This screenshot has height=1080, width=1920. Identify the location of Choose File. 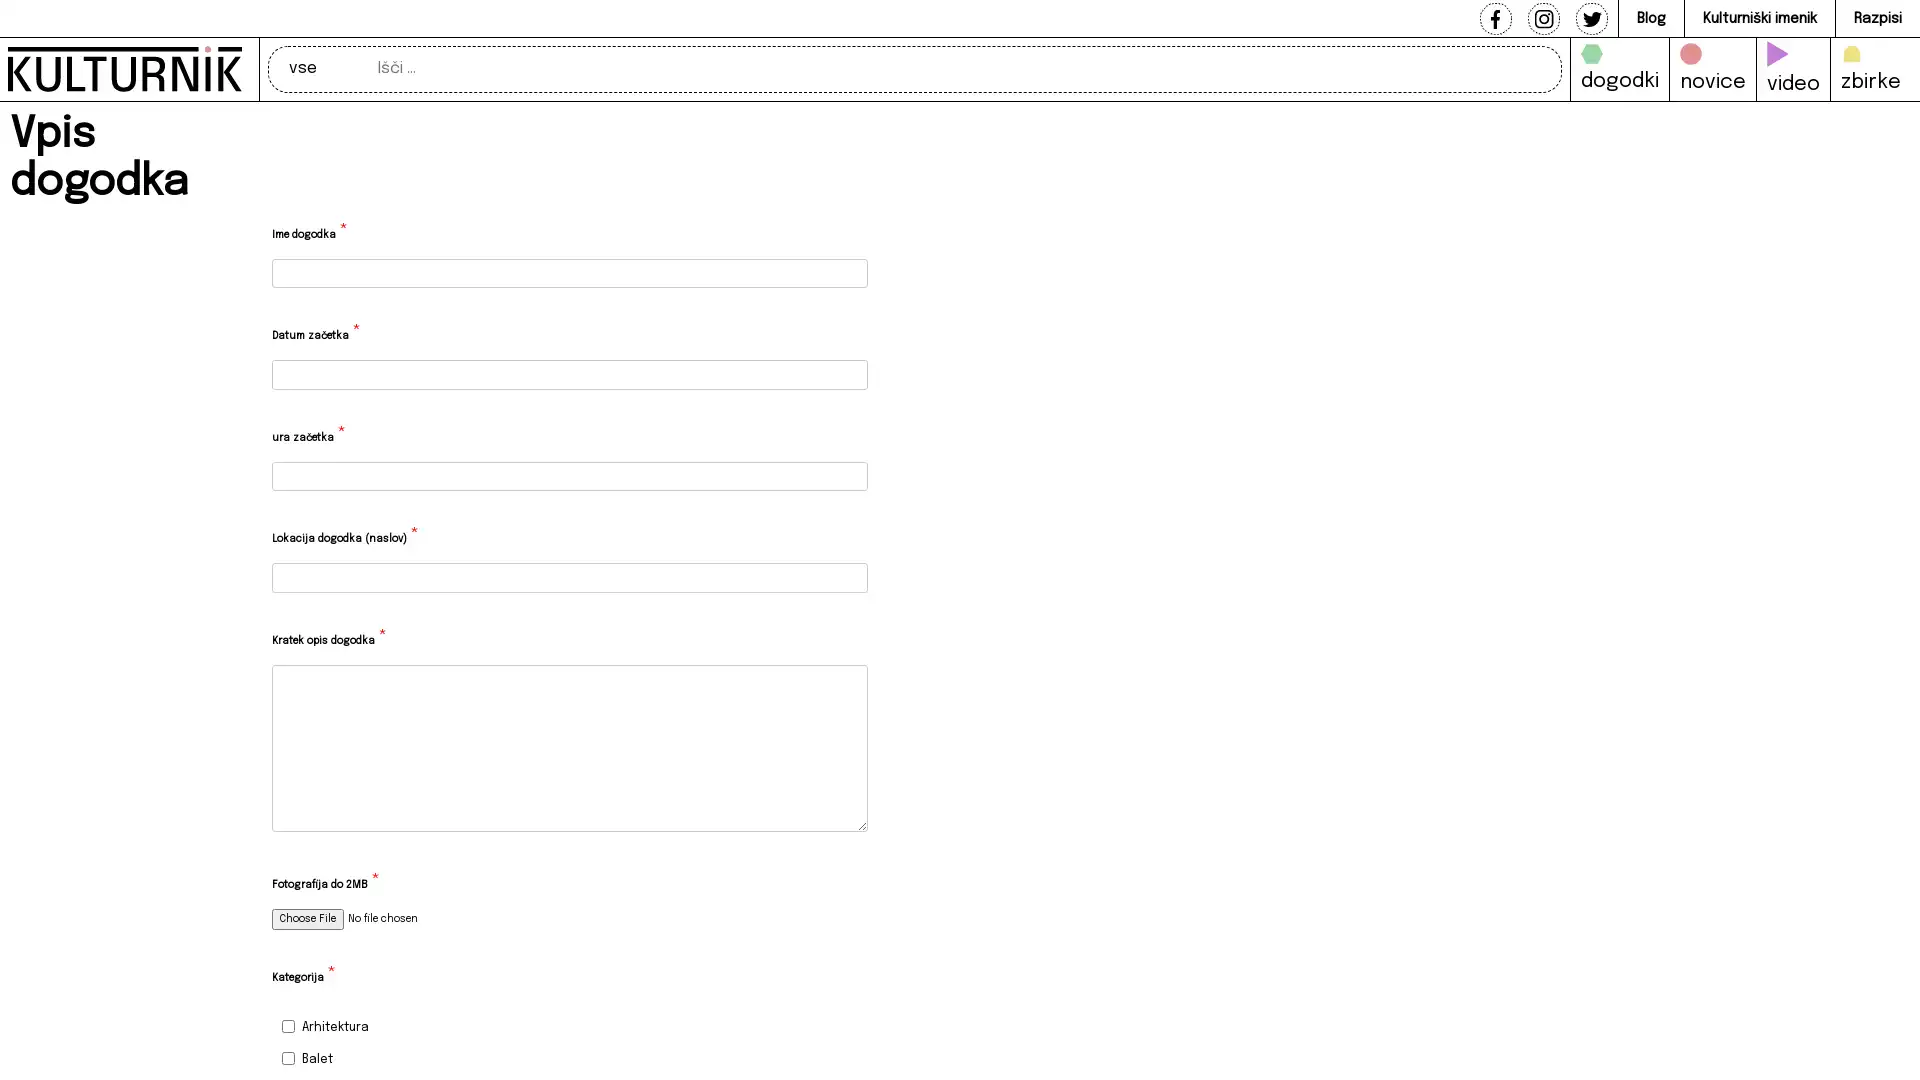
(306, 918).